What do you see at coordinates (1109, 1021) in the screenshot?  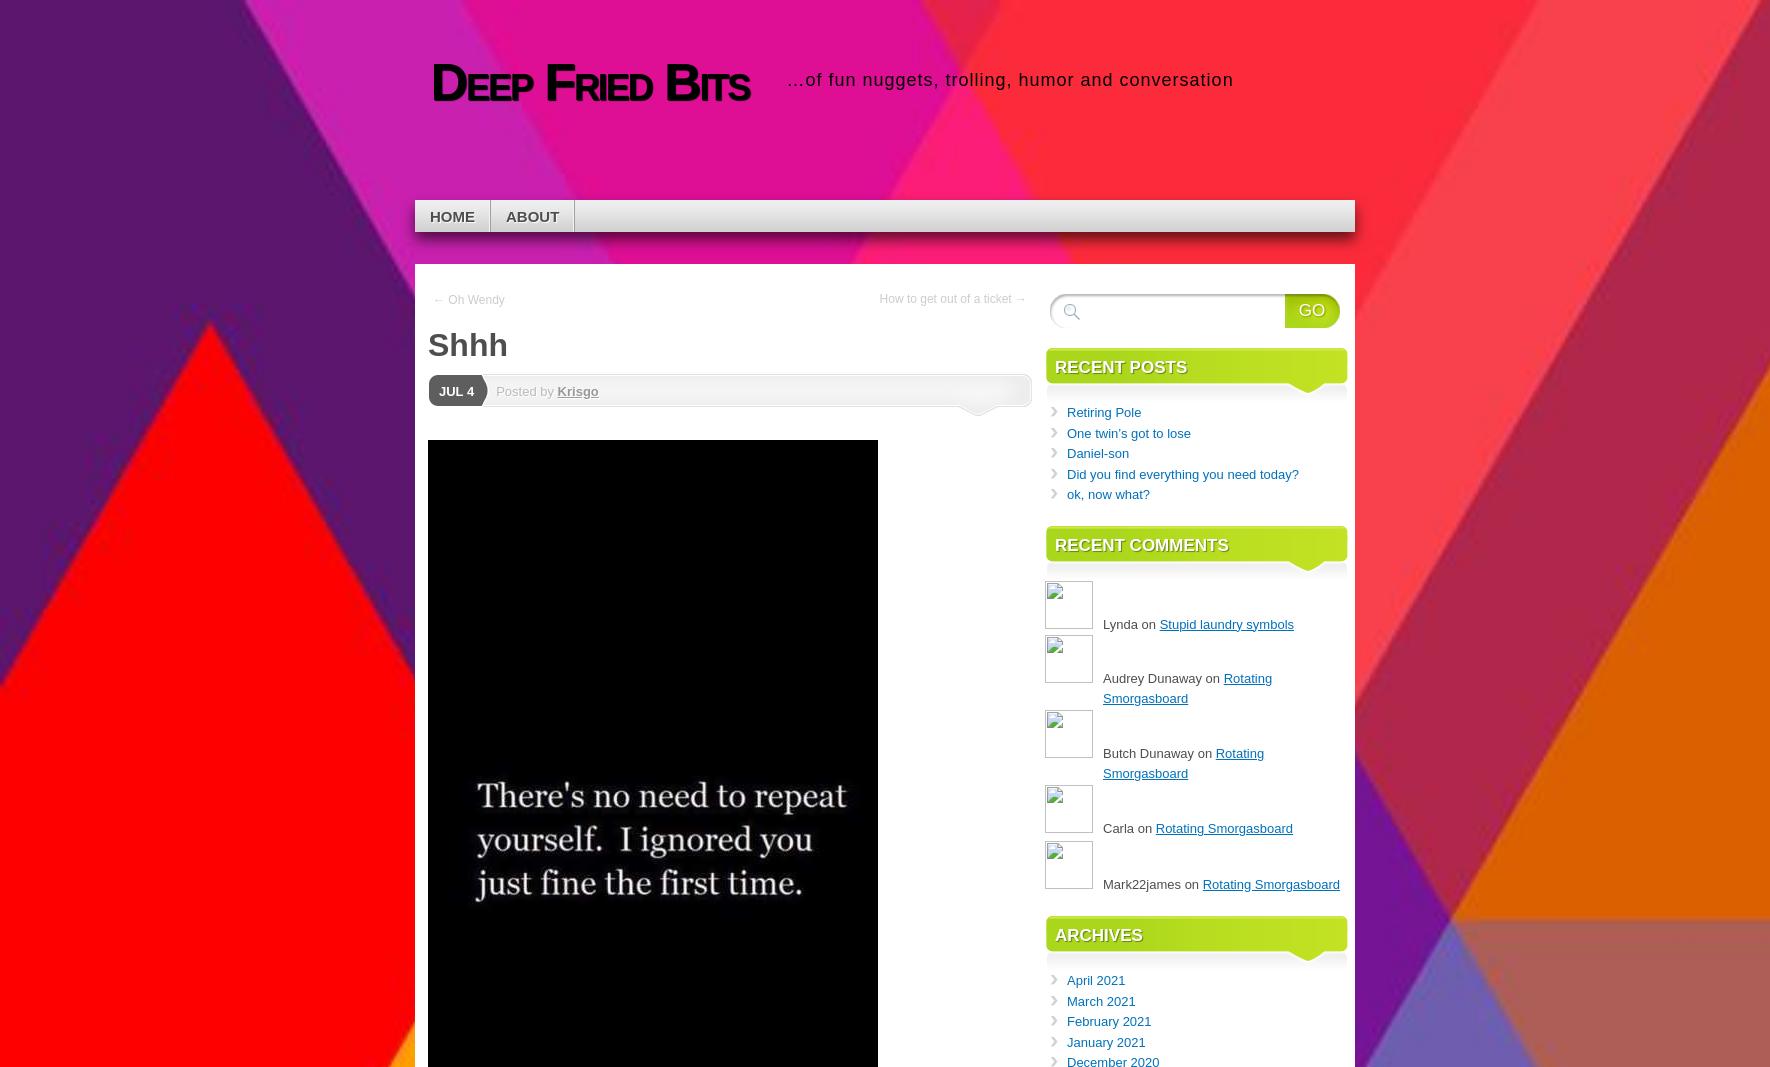 I see `'February 2021'` at bounding box center [1109, 1021].